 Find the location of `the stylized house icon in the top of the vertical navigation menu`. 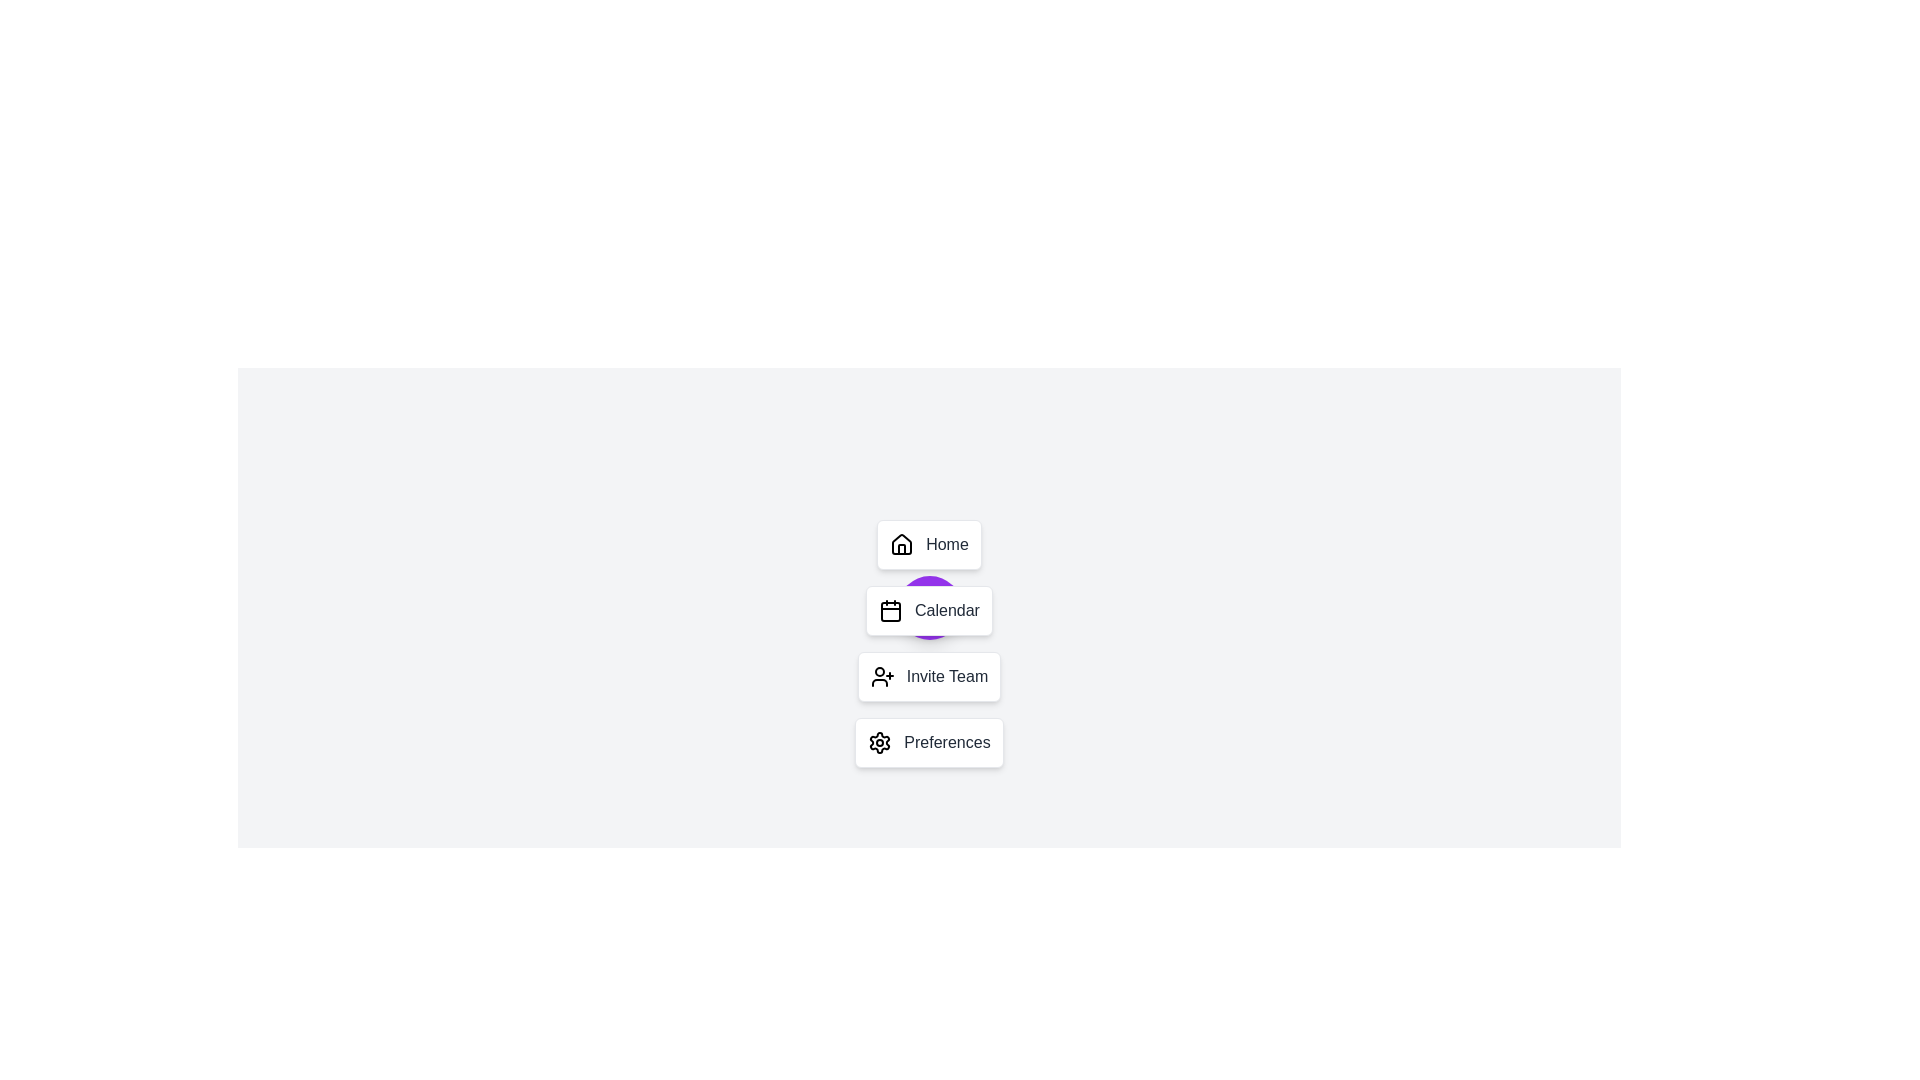

the stylized house icon in the top of the vertical navigation menu is located at coordinates (901, 543).